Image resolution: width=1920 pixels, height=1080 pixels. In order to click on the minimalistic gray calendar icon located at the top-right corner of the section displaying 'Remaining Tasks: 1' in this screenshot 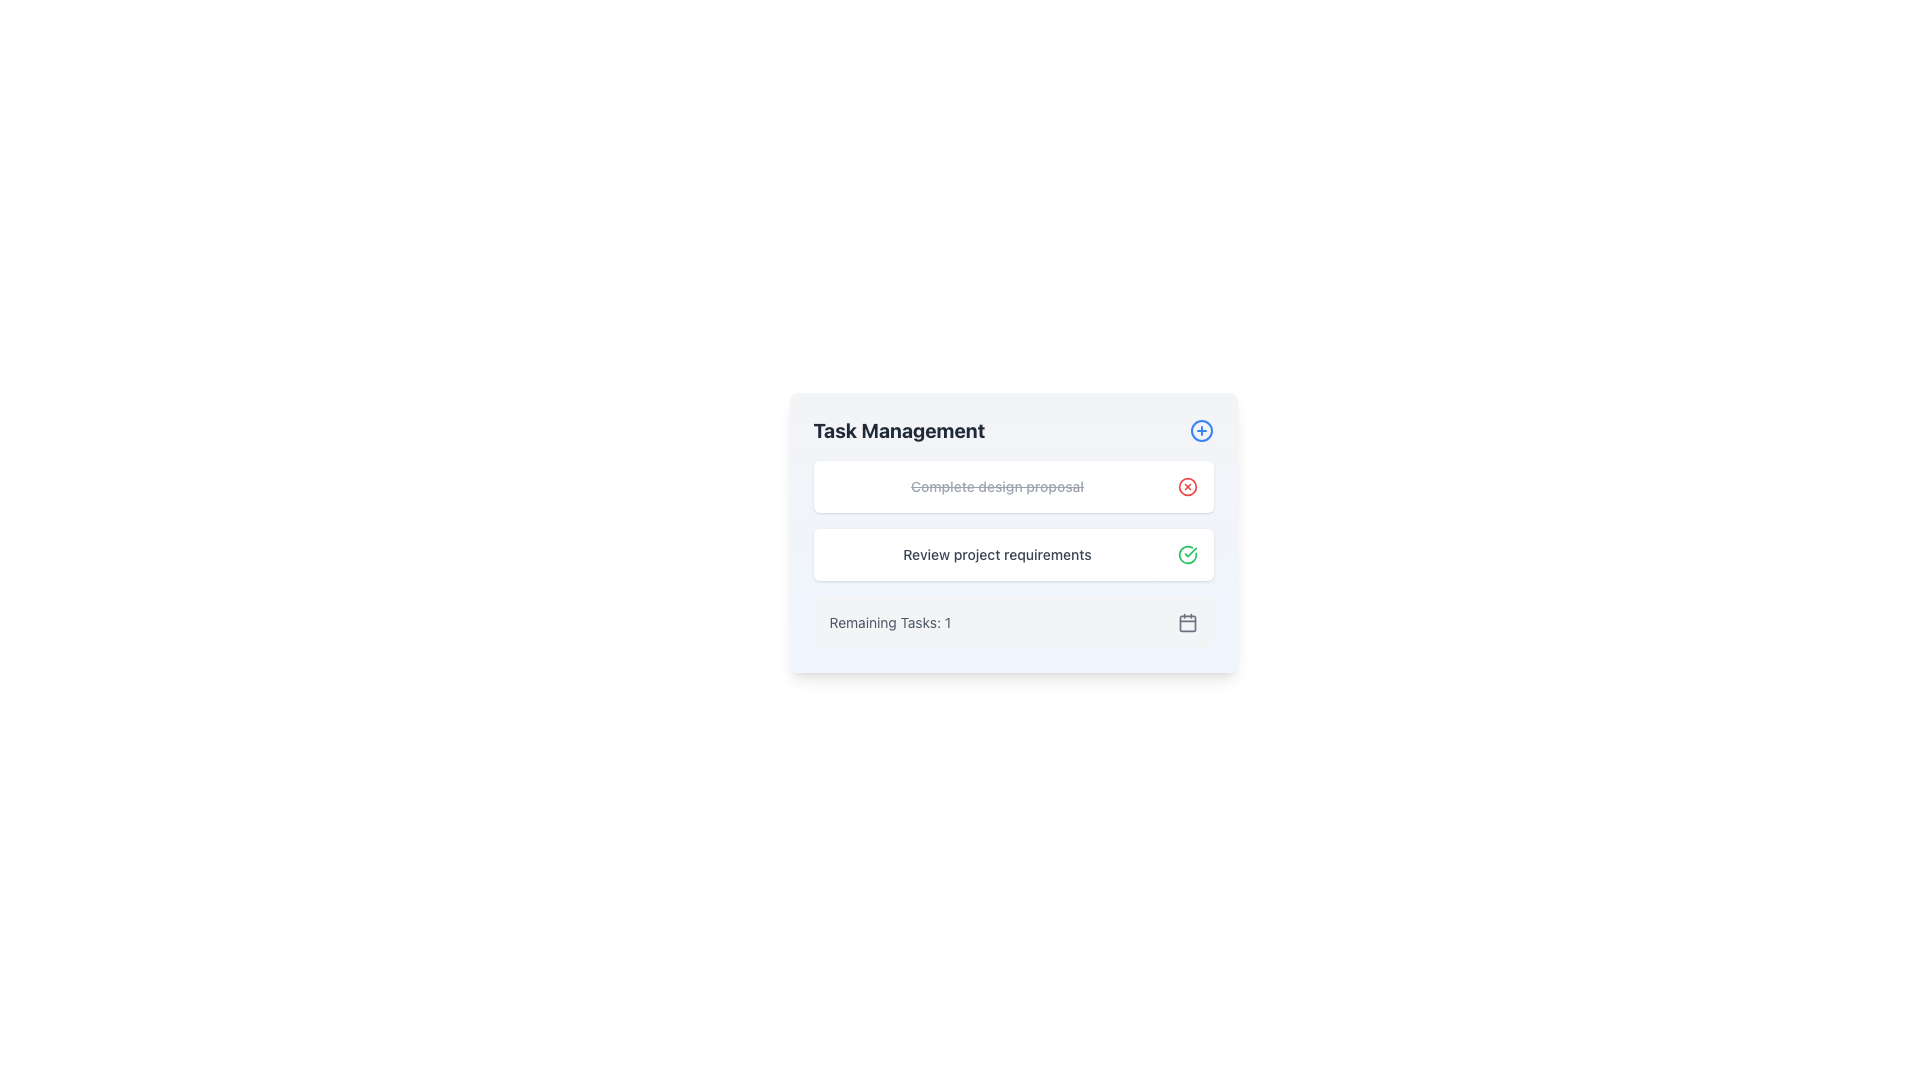, I will do `click(1187, 622)`.